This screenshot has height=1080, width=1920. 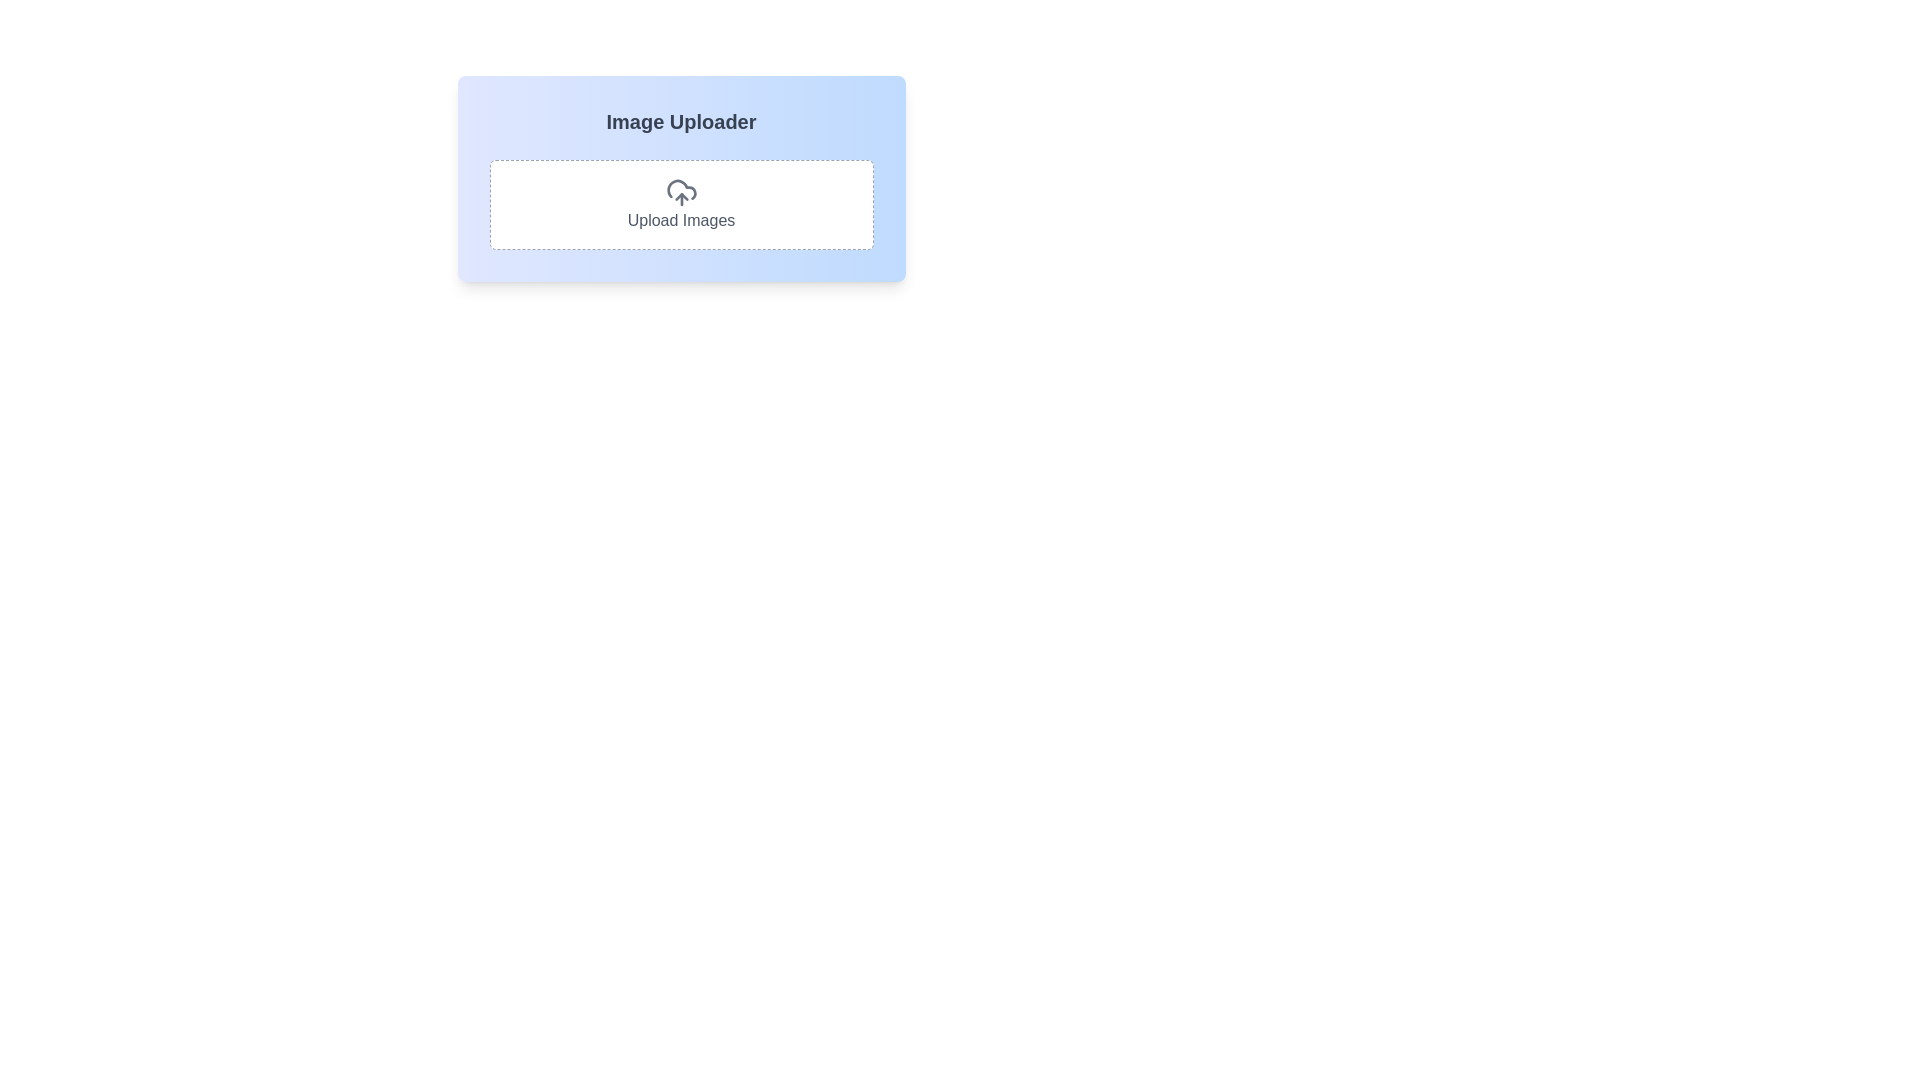 I want to click on the cloud upload icon with an upward arrow, so click(x=681, y=192).